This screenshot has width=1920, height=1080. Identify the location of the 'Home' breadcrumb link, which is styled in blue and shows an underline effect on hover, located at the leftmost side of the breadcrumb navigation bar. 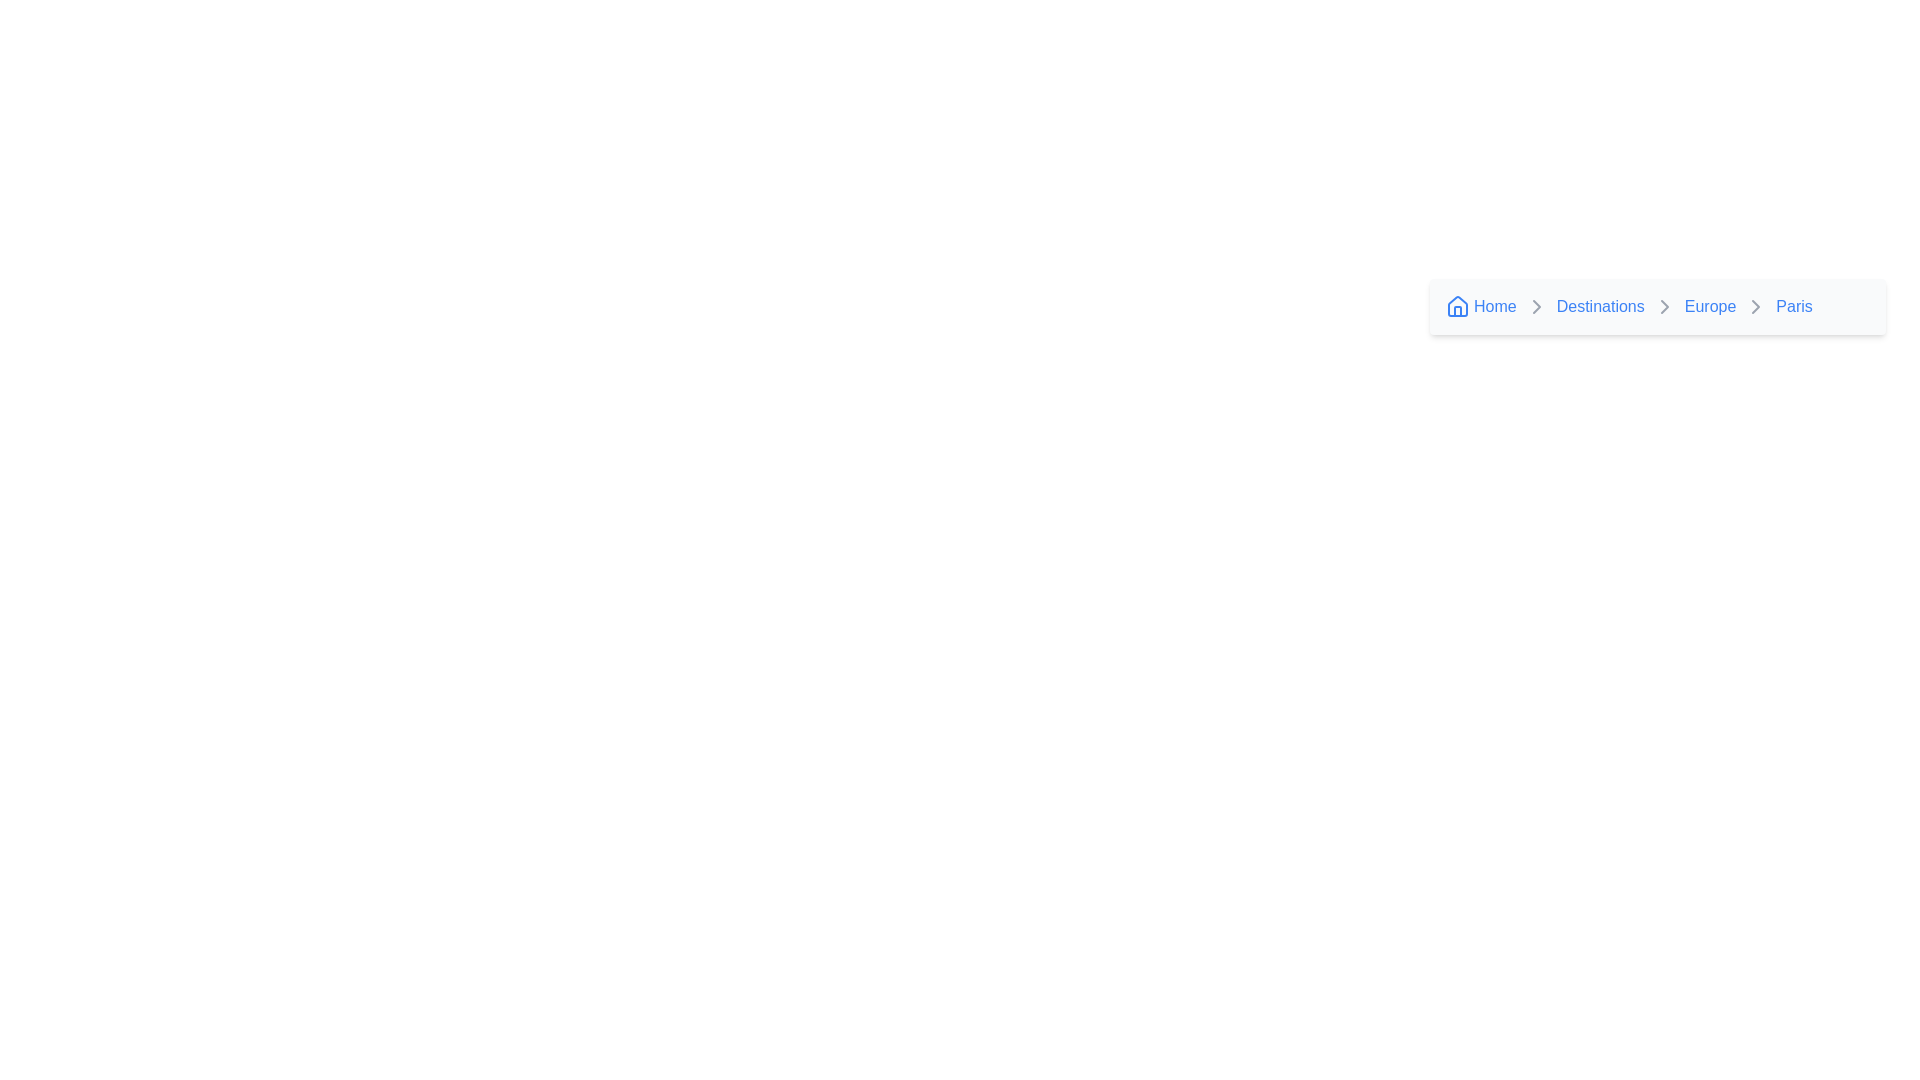
(1501, 307).